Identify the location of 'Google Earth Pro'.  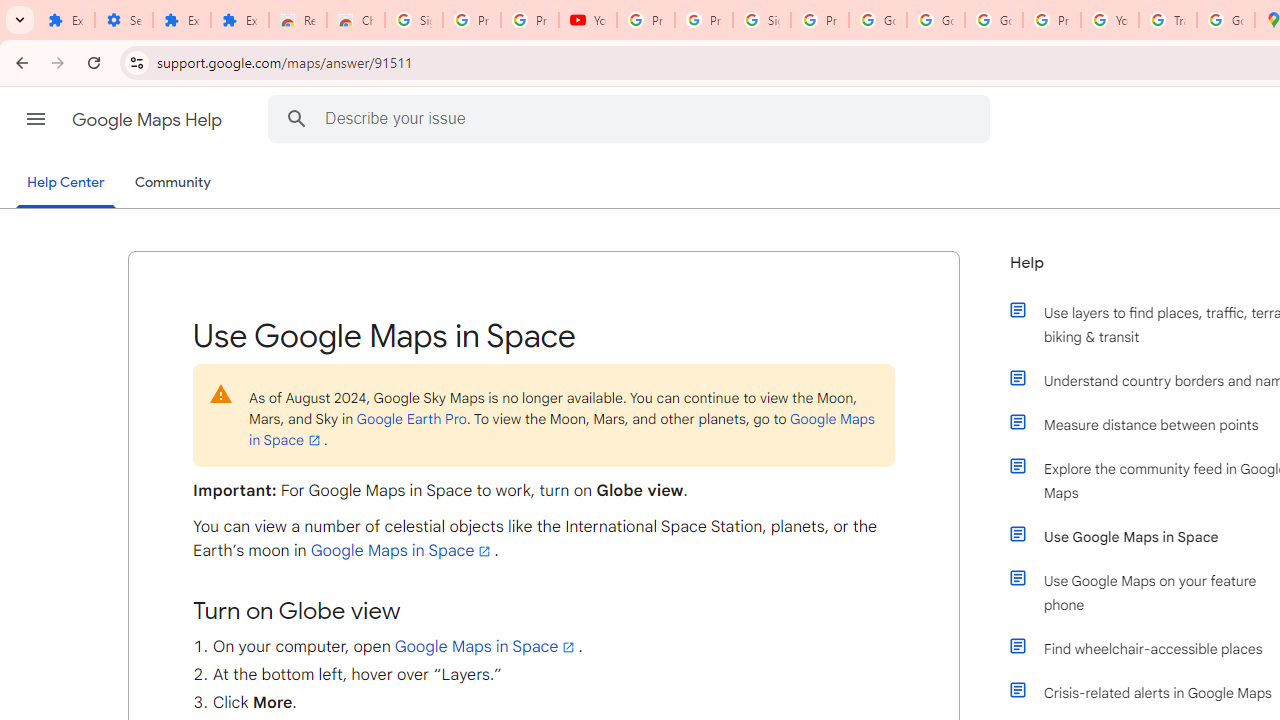
(410, 417).